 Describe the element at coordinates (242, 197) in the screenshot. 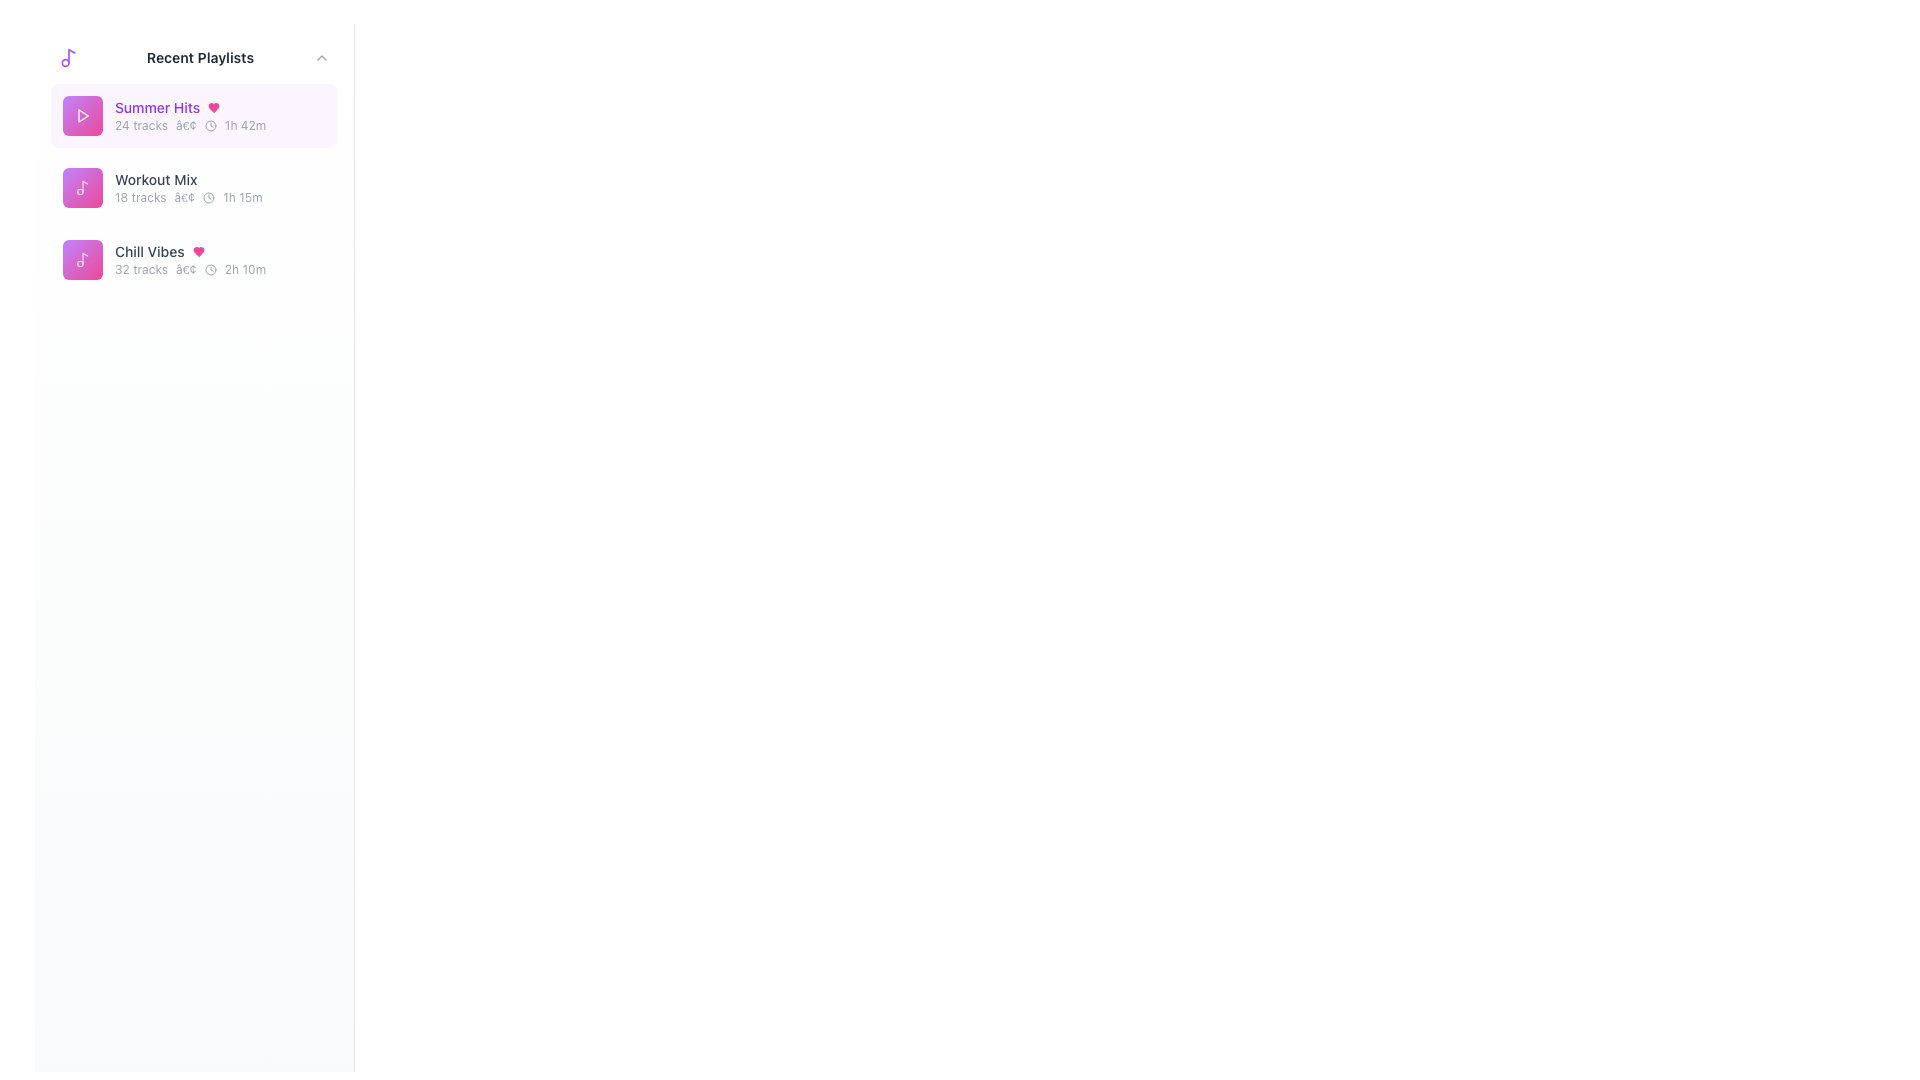

I see `properties of the text label that indicates the total duration of the playlist, located in the 'Workout Mix' entry, to the right of the clock icon` at that location.